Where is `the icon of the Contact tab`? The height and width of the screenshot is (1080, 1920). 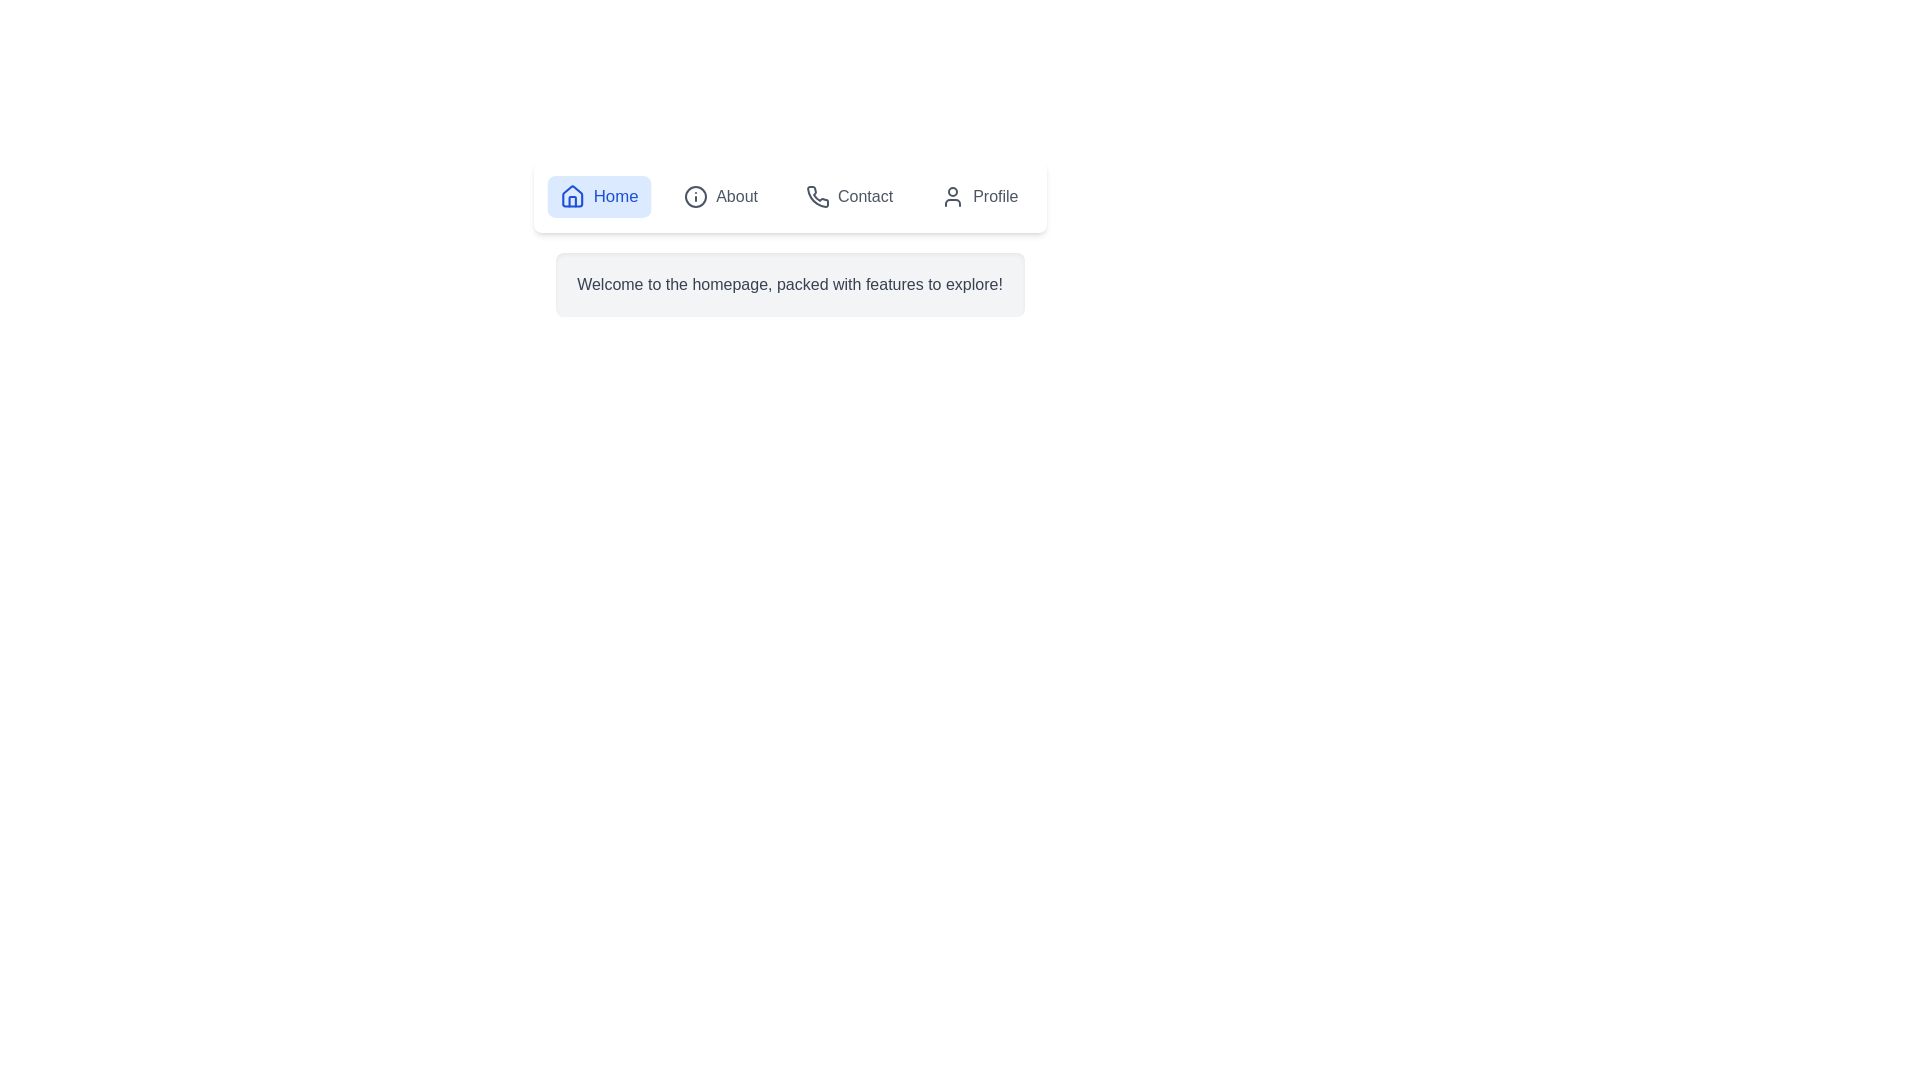 the icon of the Contact tab is located at coordinates (817, 196).